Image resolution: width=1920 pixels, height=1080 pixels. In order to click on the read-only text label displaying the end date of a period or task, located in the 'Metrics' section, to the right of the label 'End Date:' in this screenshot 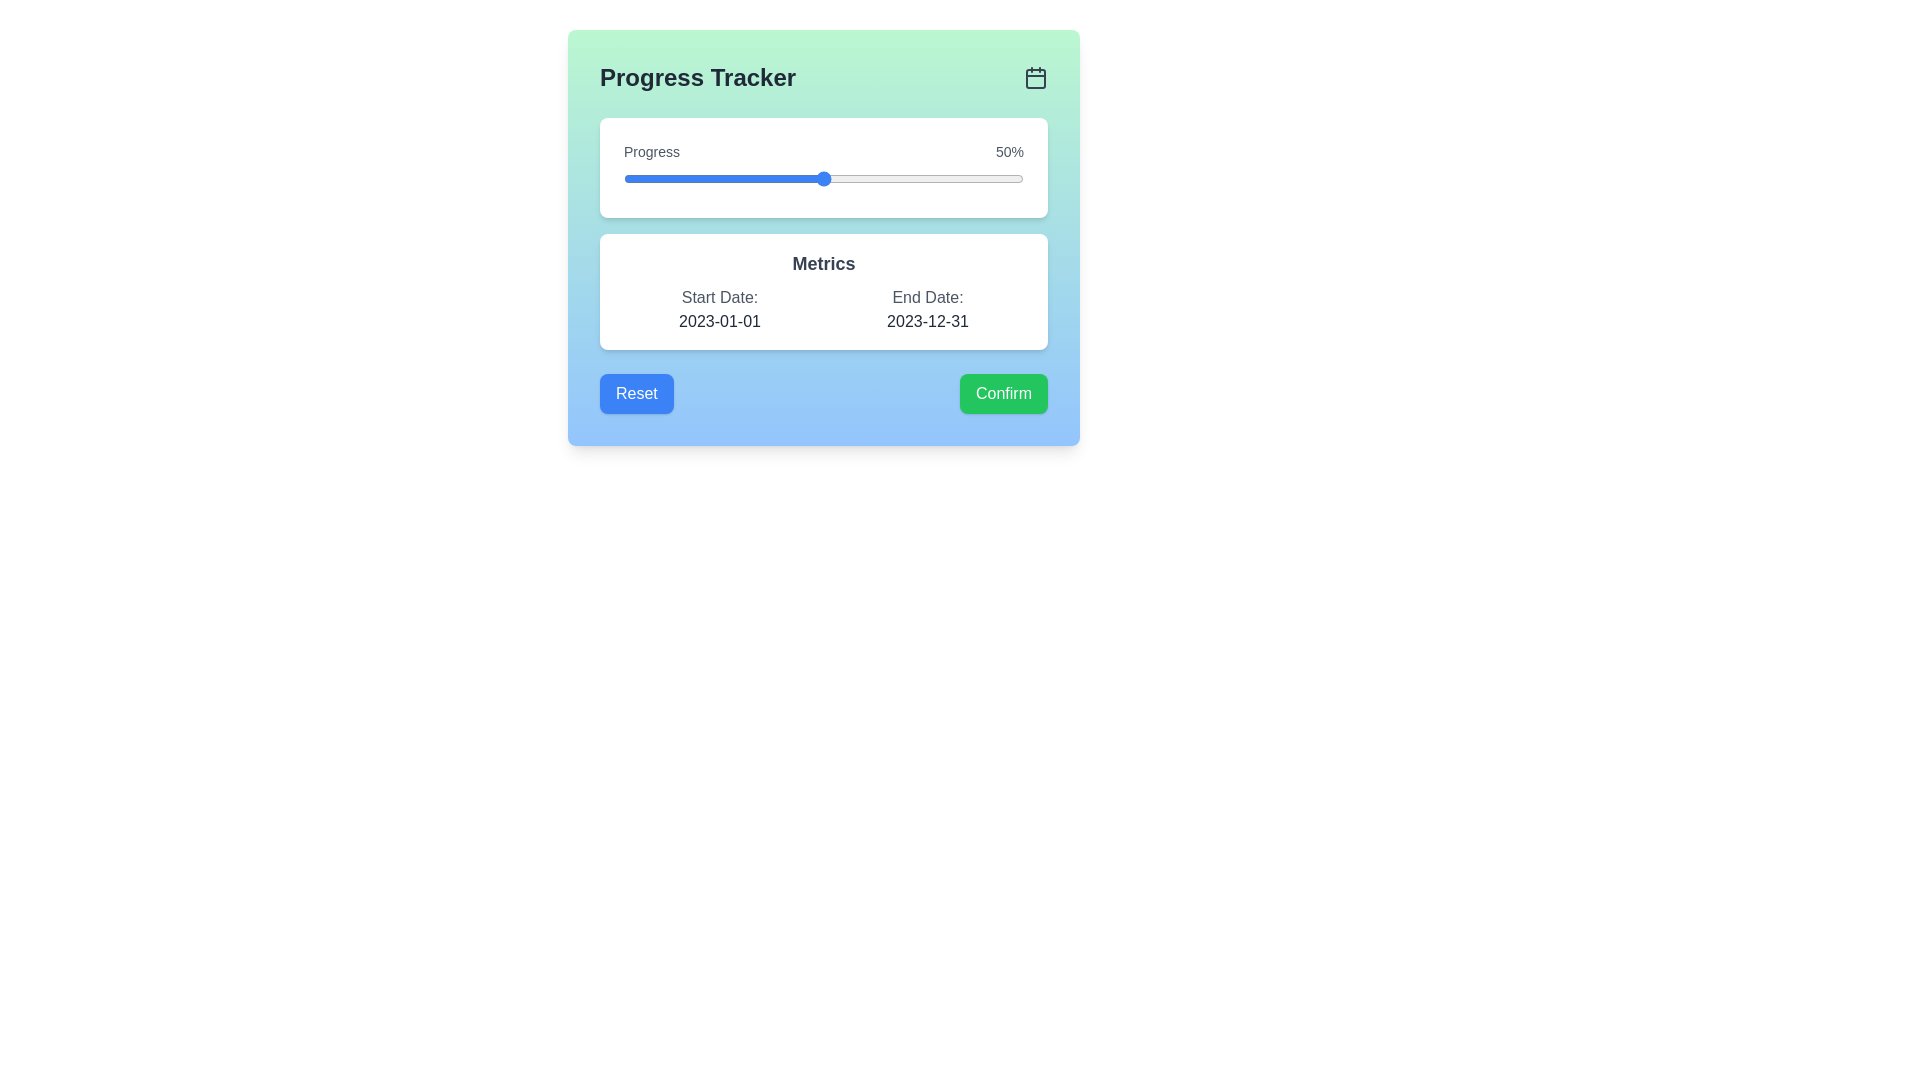, I will do `click(926, 320)`.